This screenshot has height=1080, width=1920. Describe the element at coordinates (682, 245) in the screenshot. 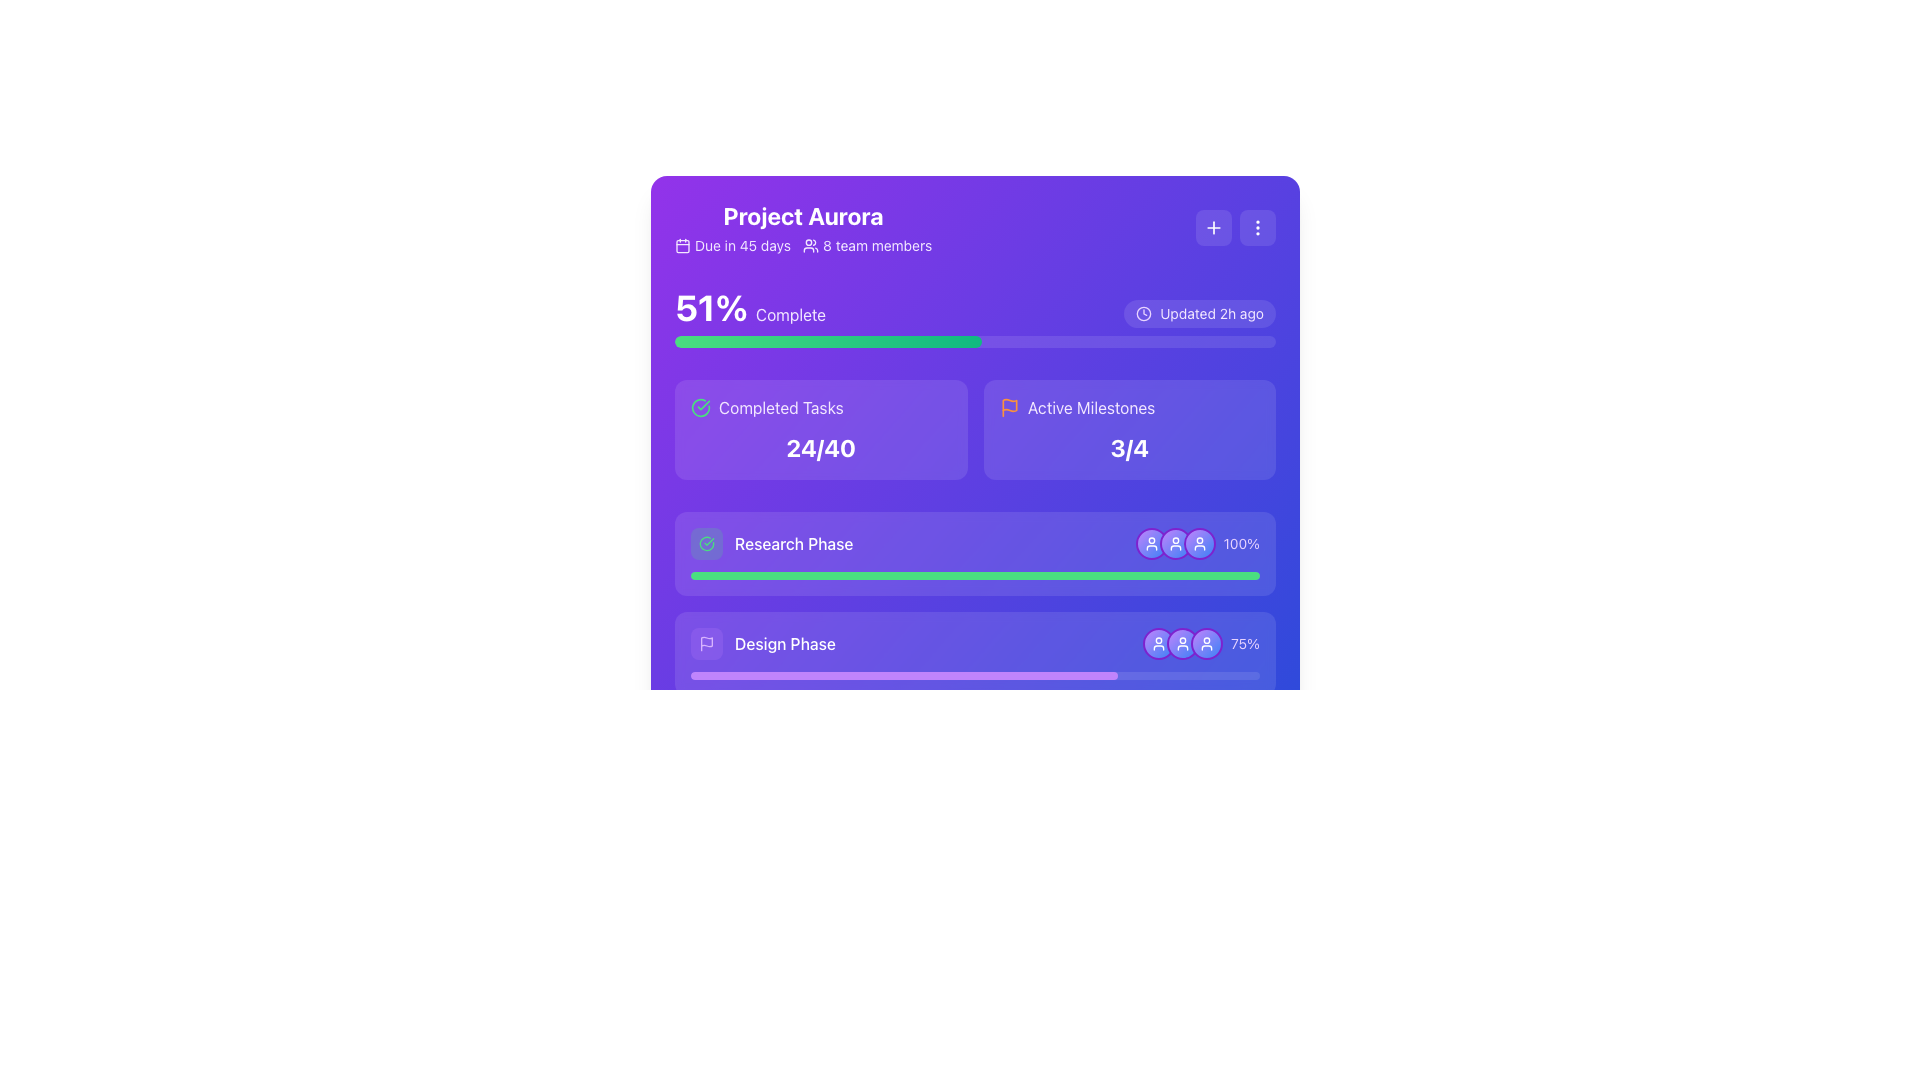

I see `the calendar icon located in the top-left portion of the interface, which is adjacent to the text 'Due in 45 days.'` at that location.